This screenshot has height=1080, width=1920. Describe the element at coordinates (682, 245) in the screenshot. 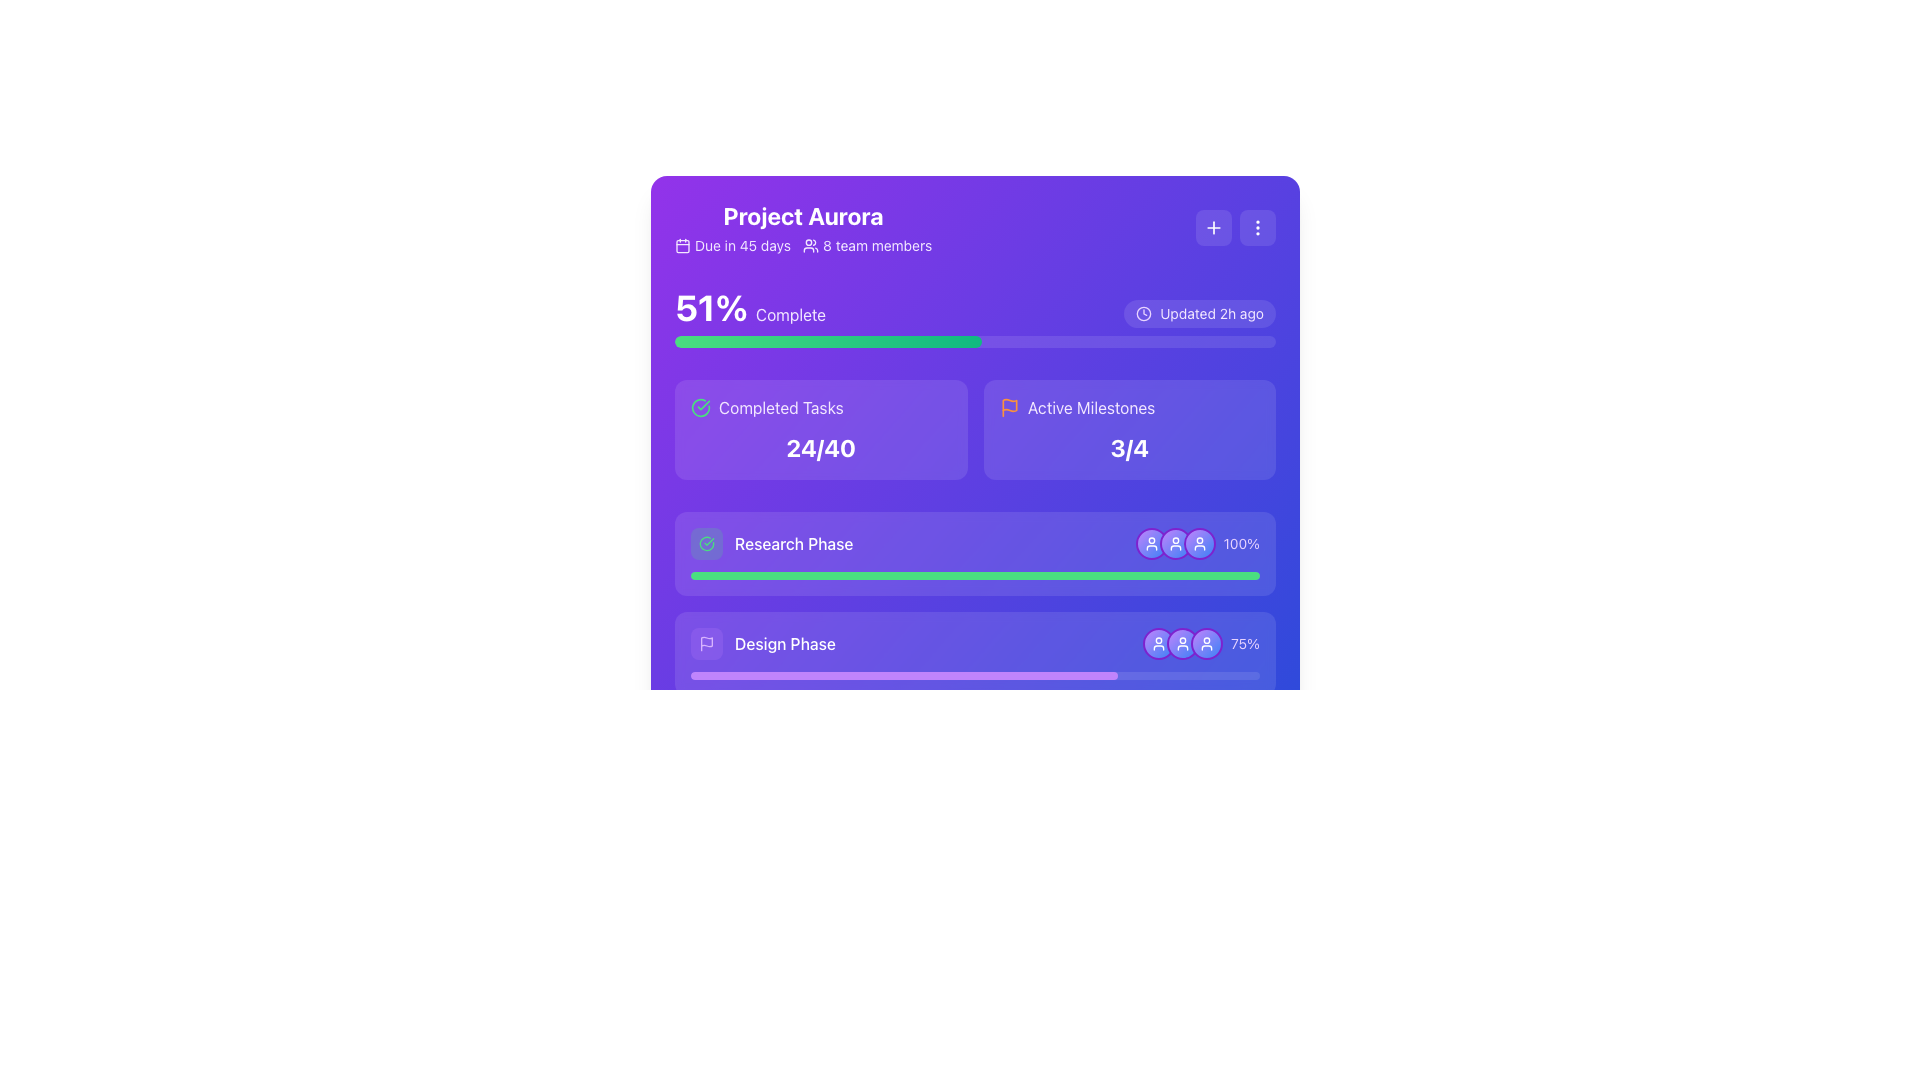

I see `the calendar icon located in the top-left portion of the interface, which is adjacent to the text 'Due in 45 days.'` at that location.